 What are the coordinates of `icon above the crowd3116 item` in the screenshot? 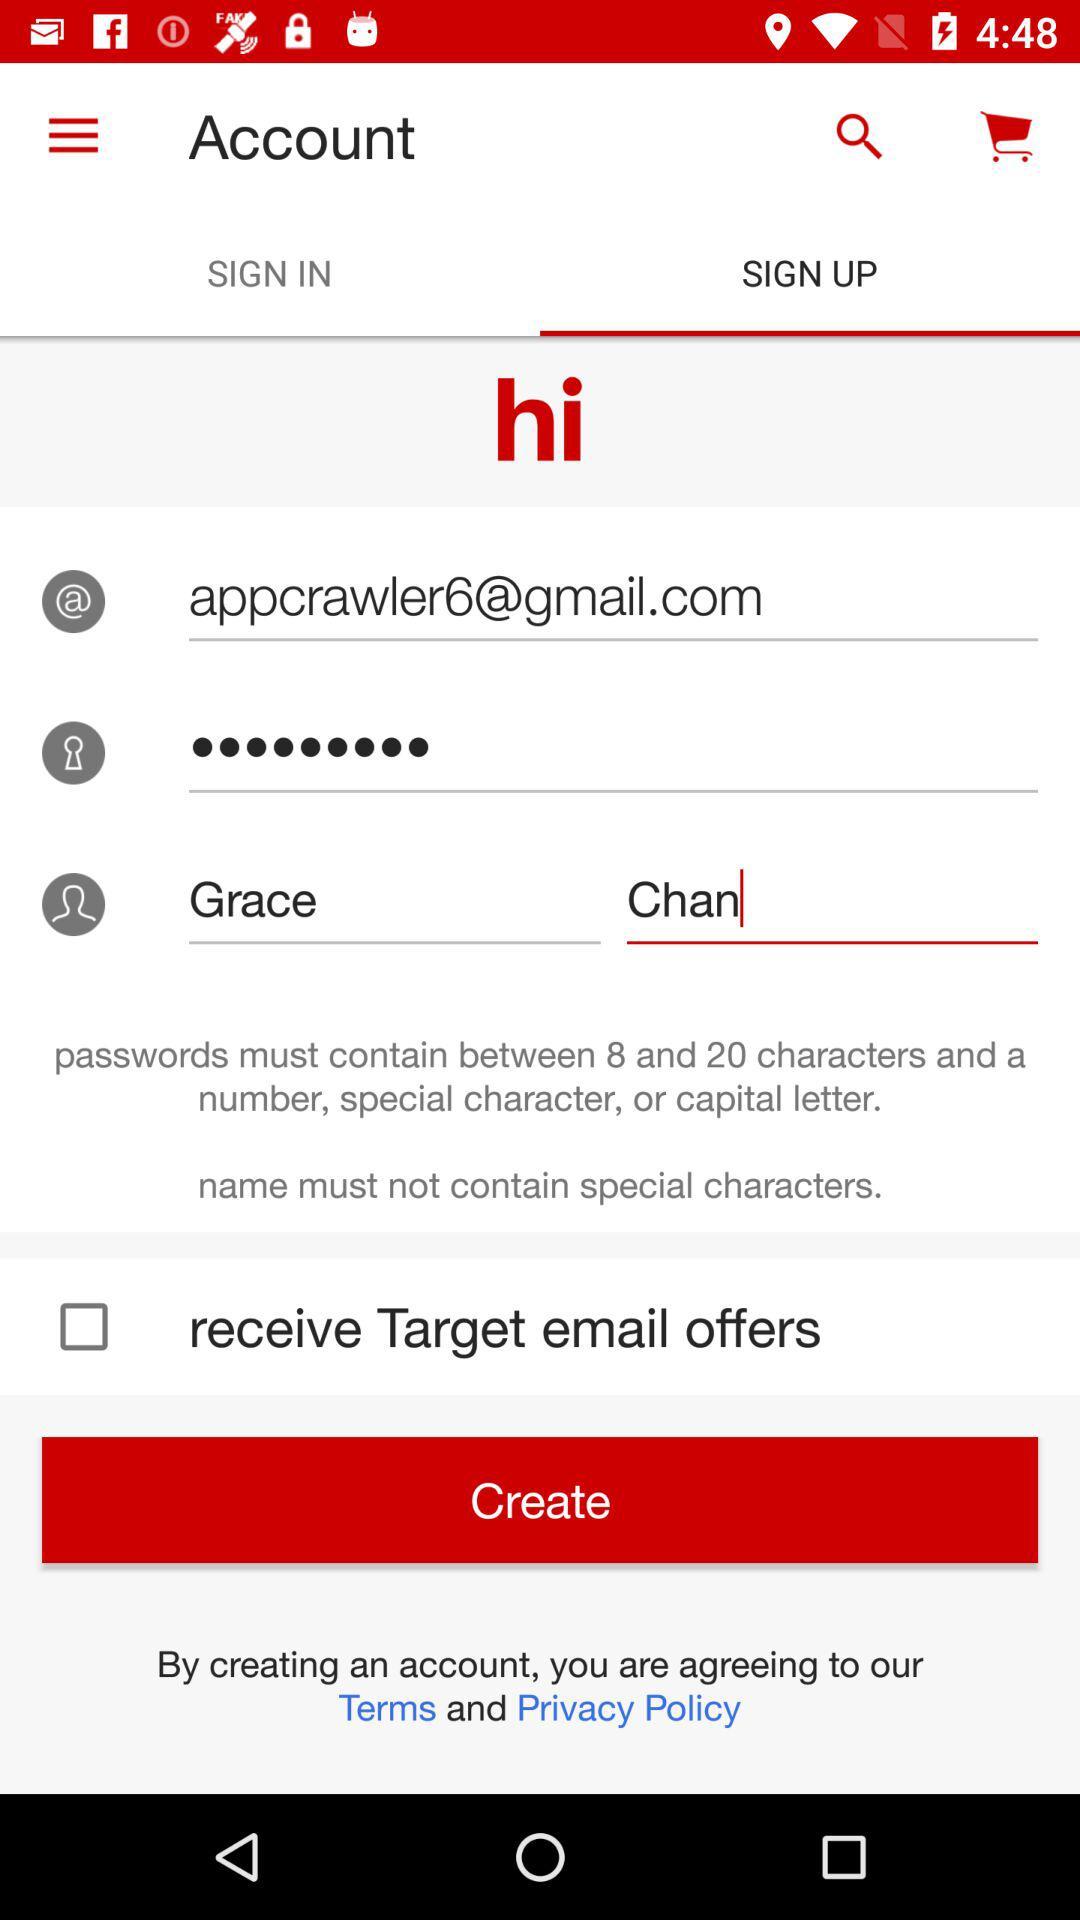 It's located at (612, 594).